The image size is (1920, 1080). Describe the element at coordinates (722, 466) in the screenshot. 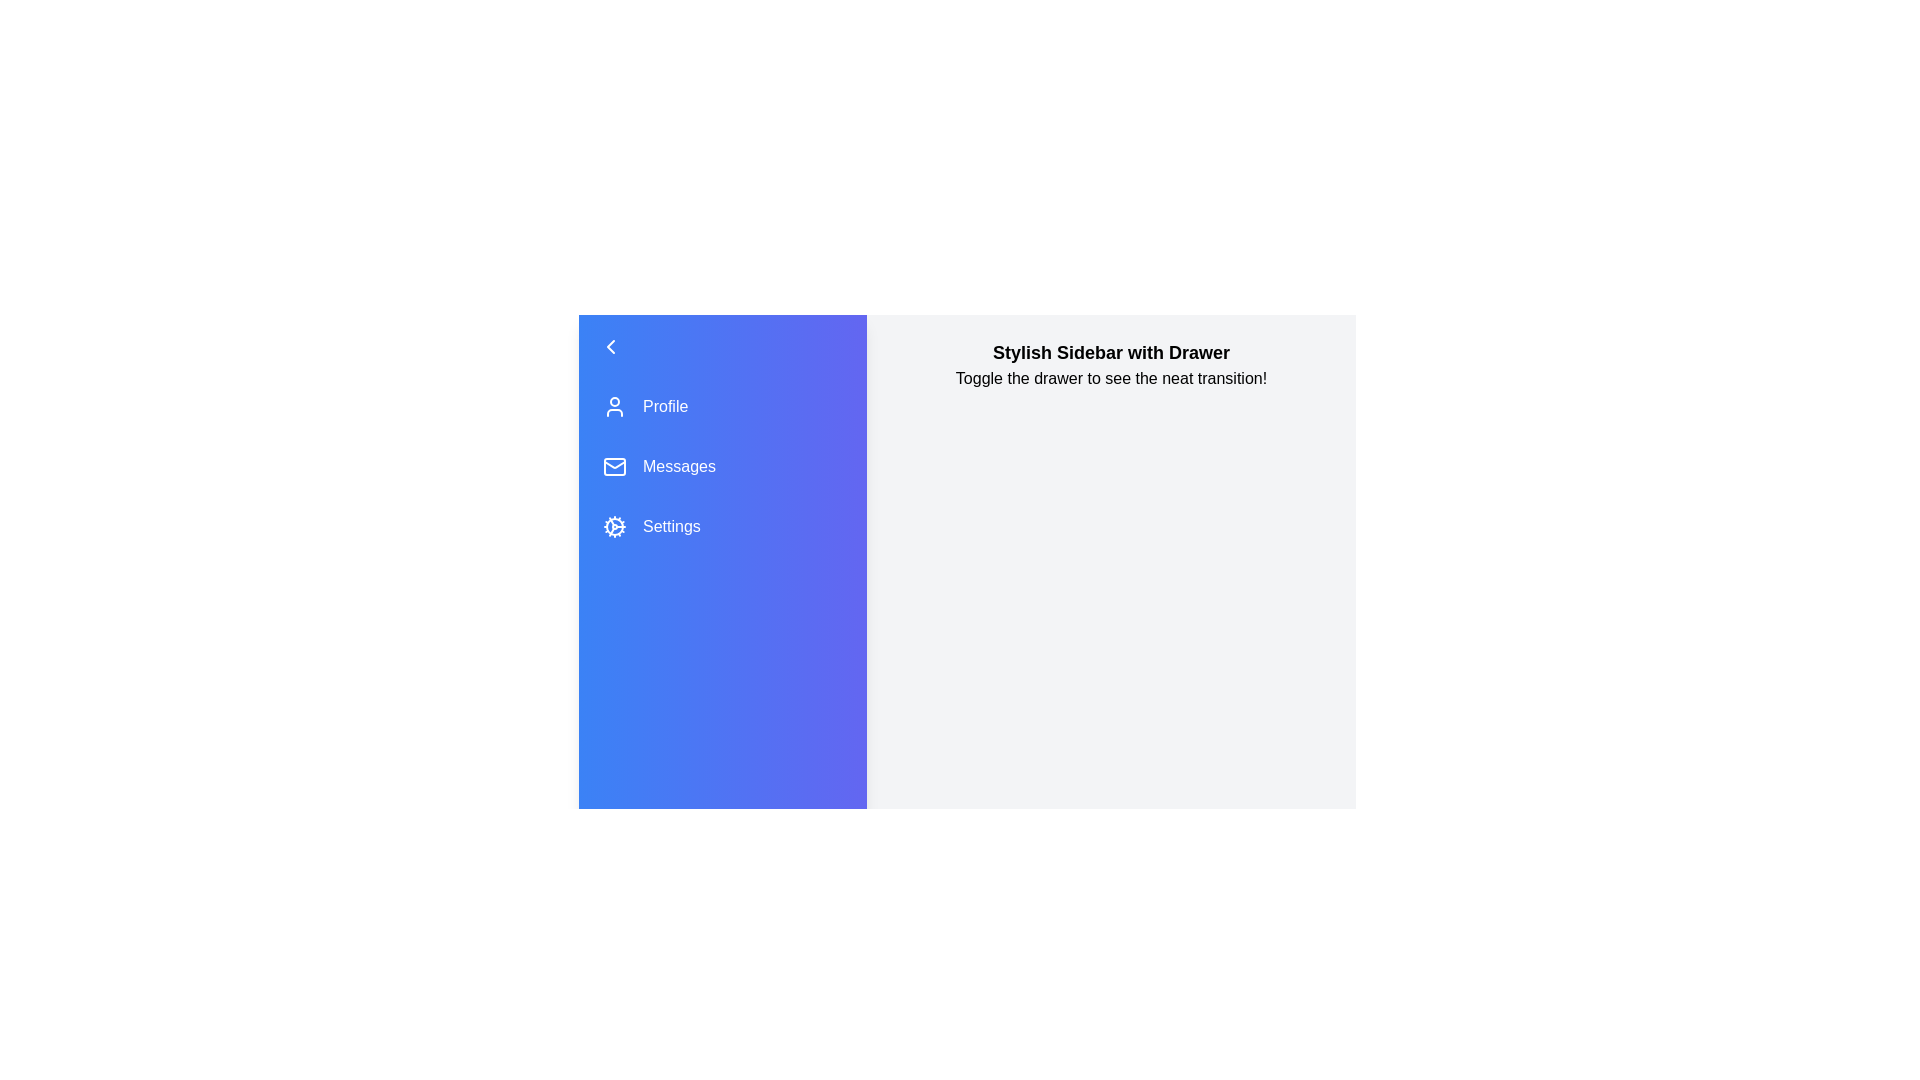

I see `the menu item Messages from the sidebar` at that location.